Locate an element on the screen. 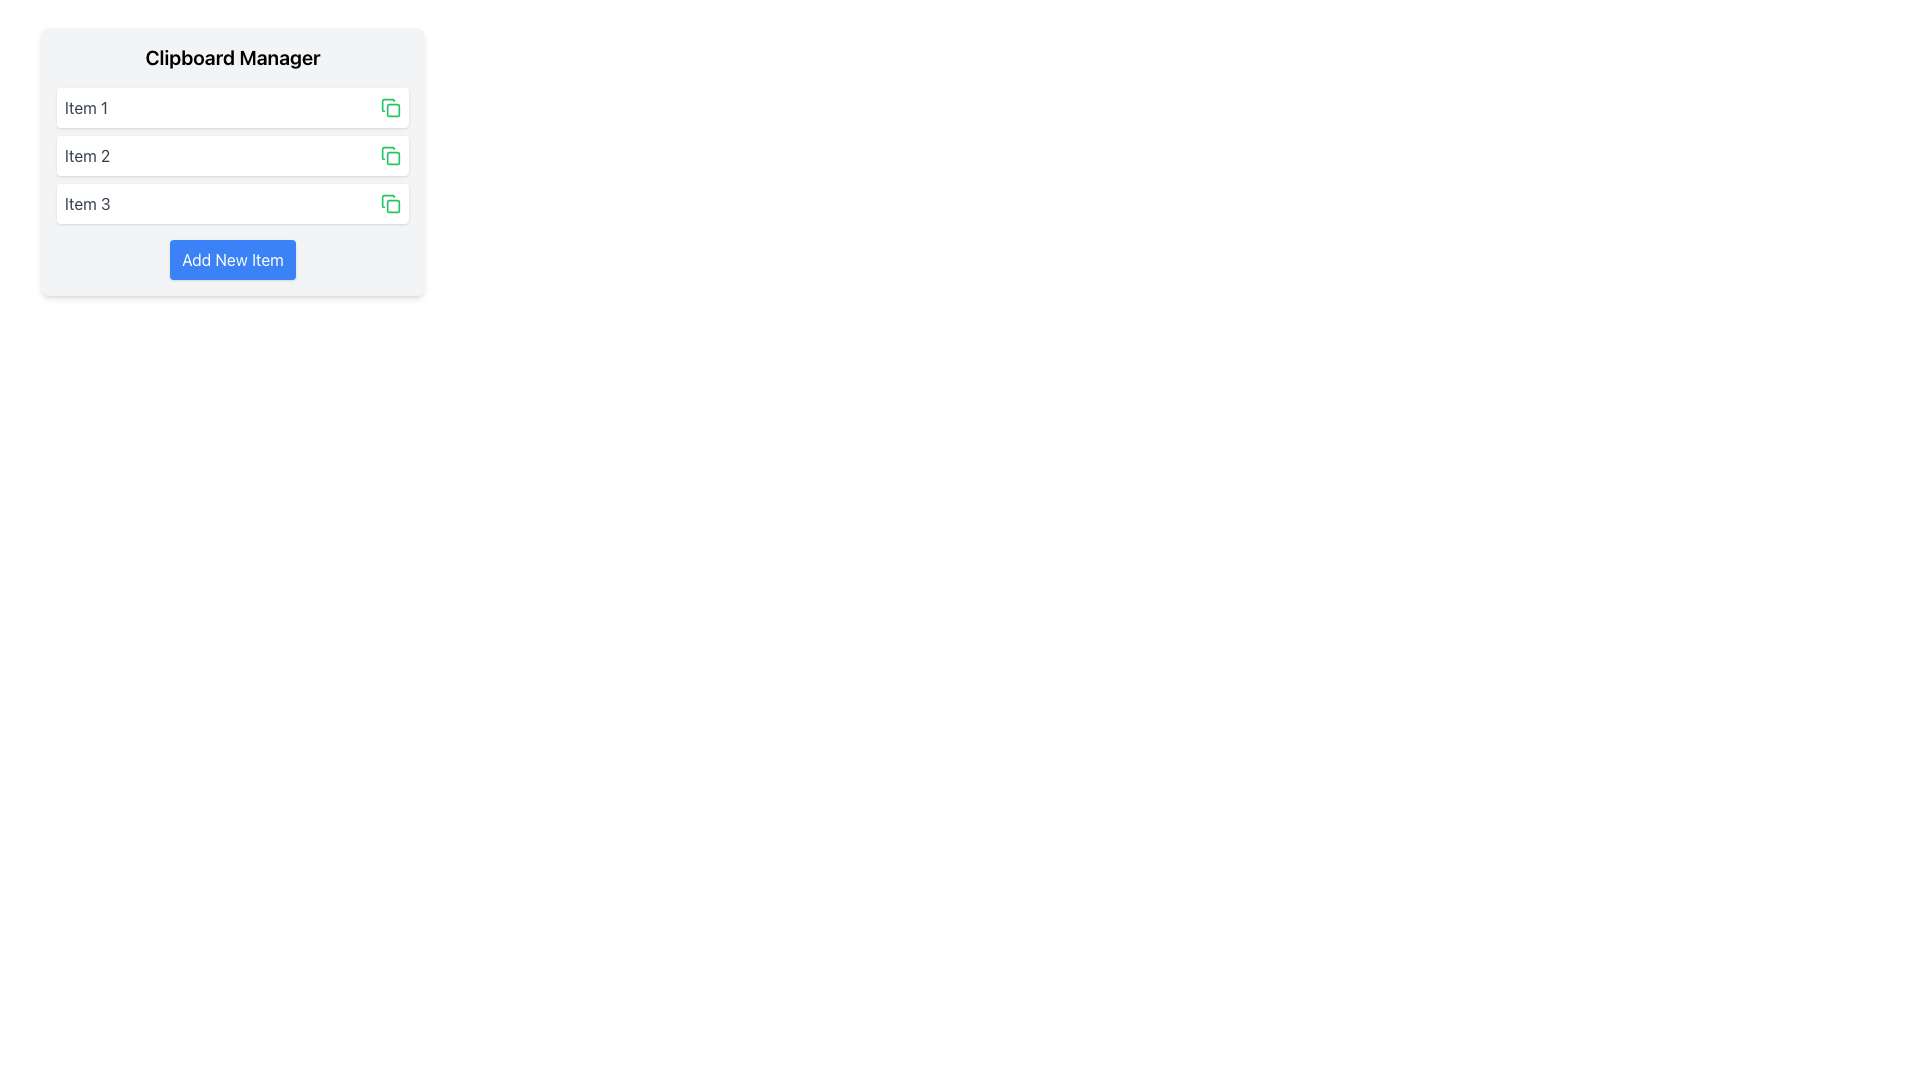 This screenshot has height=1080, width=1920. the text label displaying 'Item 2' in dark grey font, which is positioned below 'Item 1' and above 'Item 3' is located at coordinates (86, 154).